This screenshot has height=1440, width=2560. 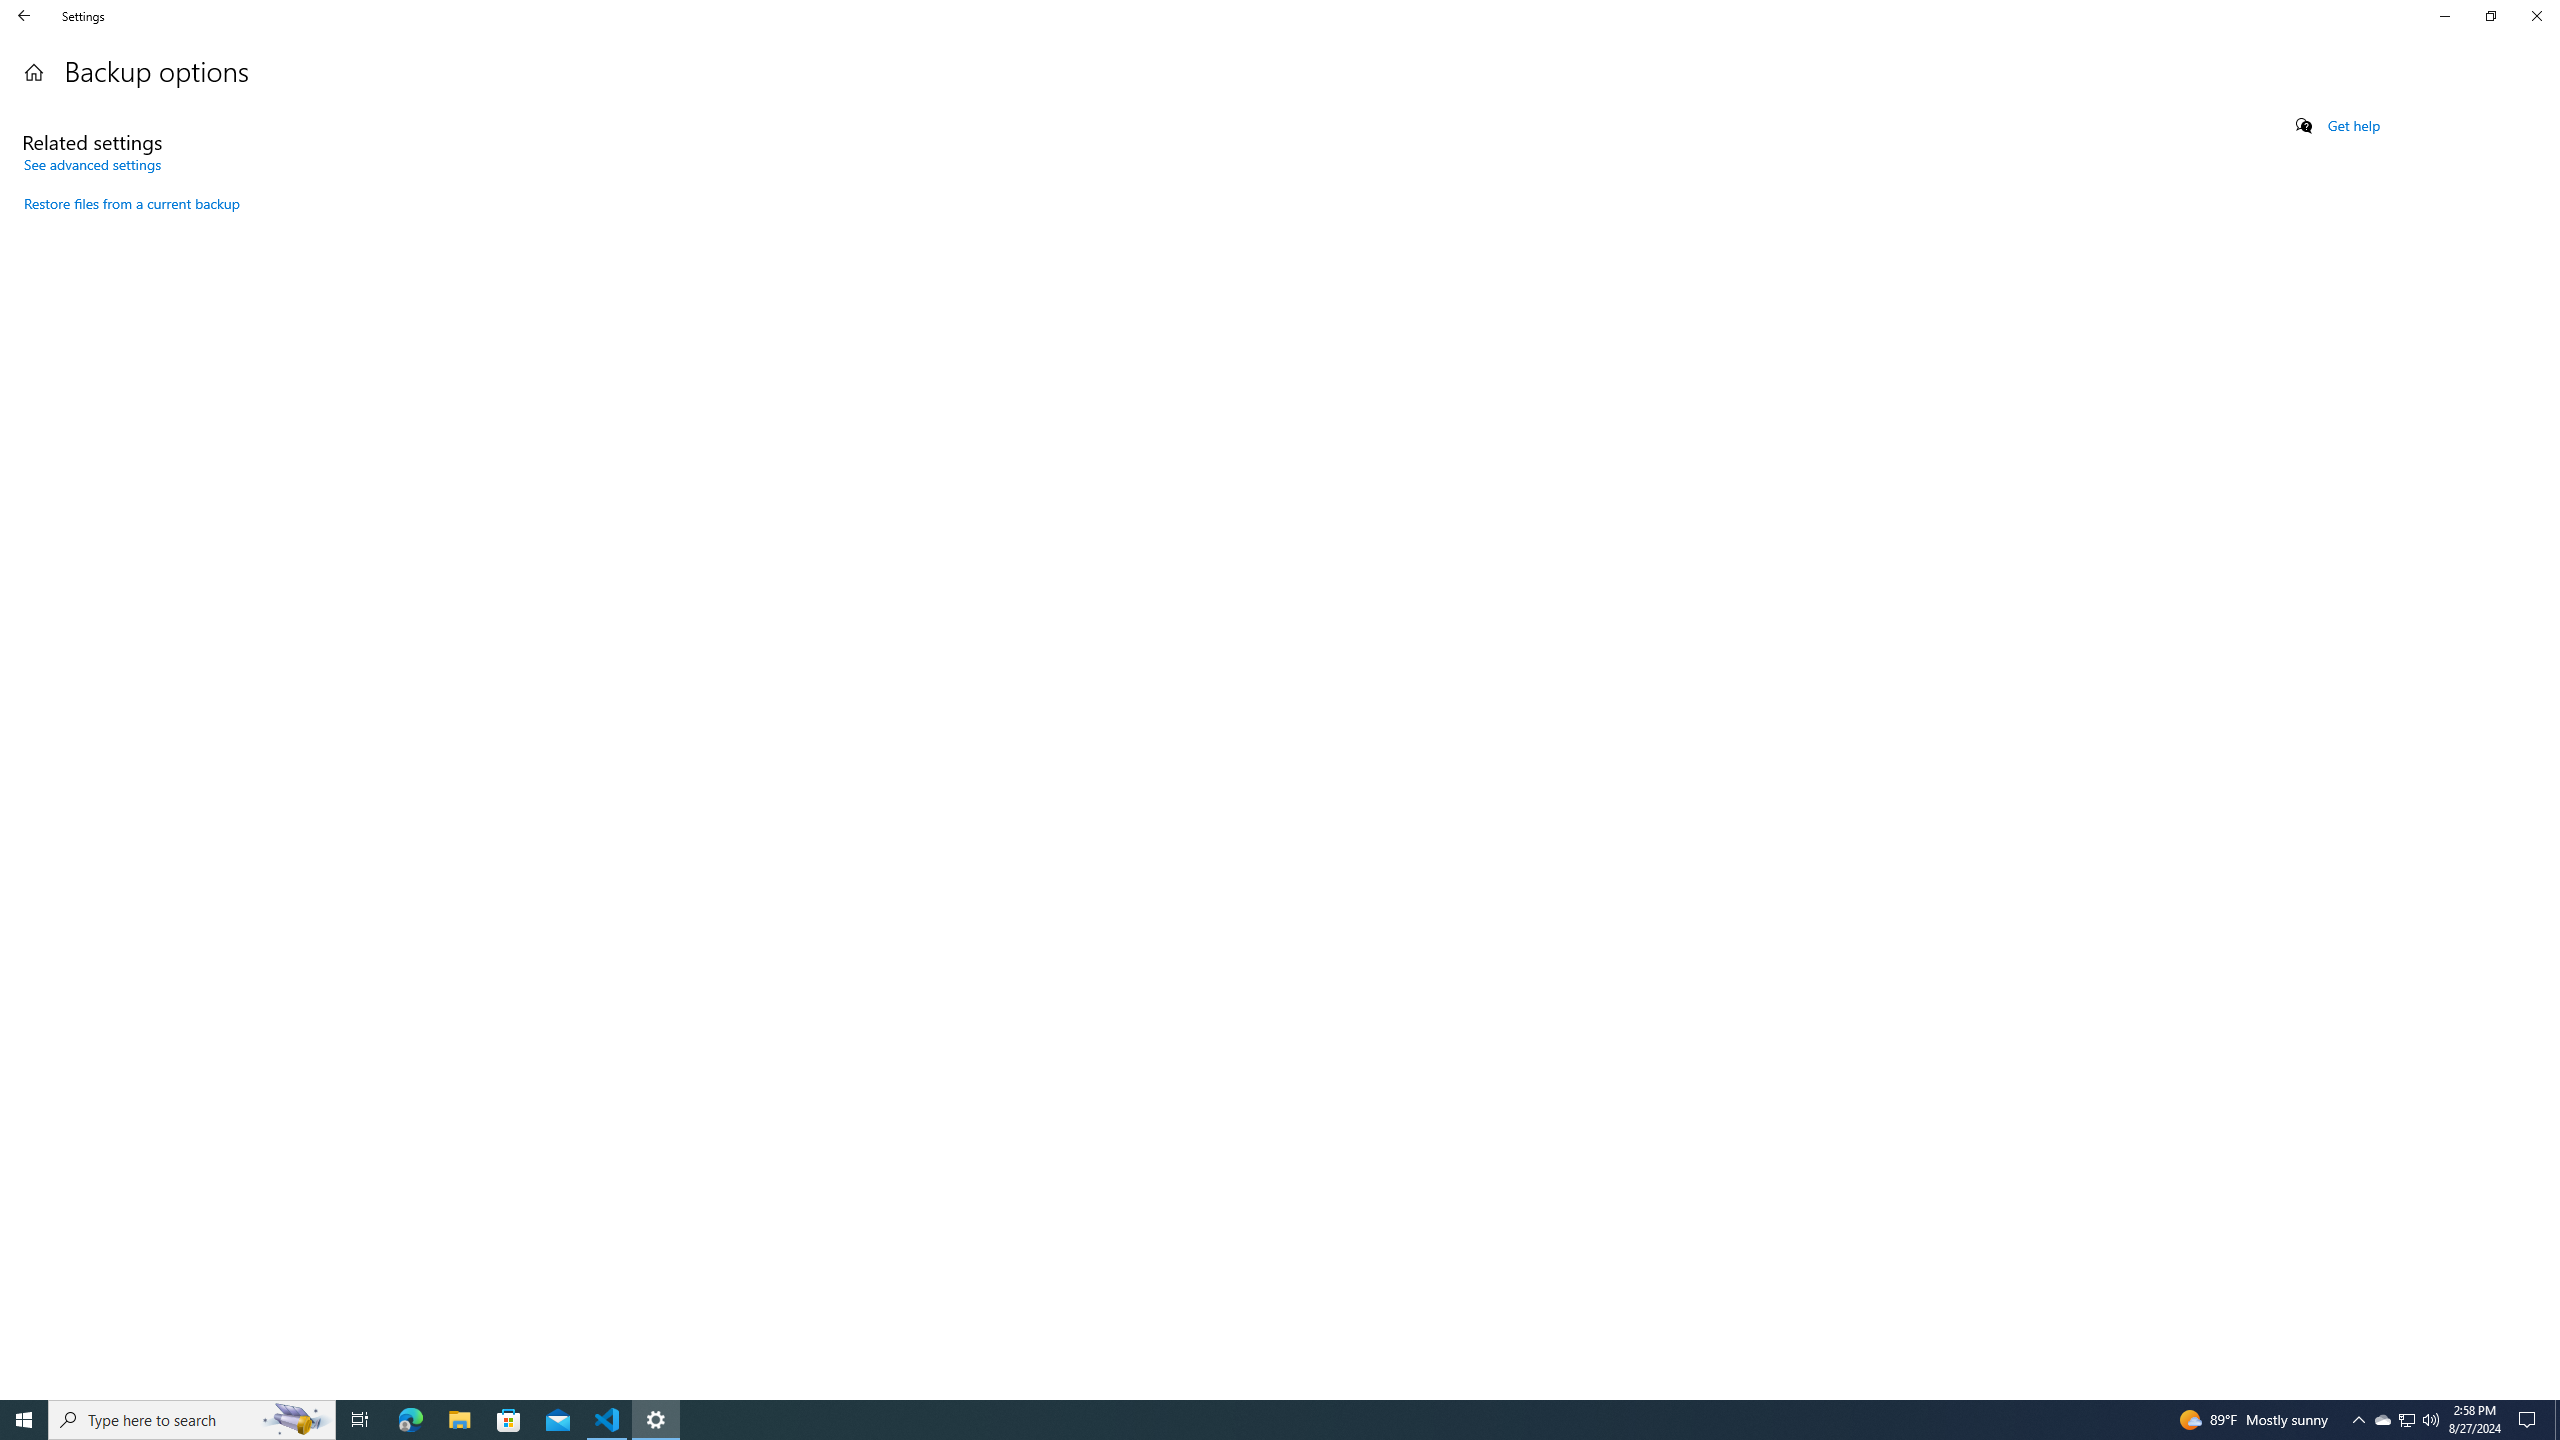 What do you see at coordinates (2429, 1418) in the screenshot?
I see `'Q2790: 100%'` at bounding box center [2429, 1418].